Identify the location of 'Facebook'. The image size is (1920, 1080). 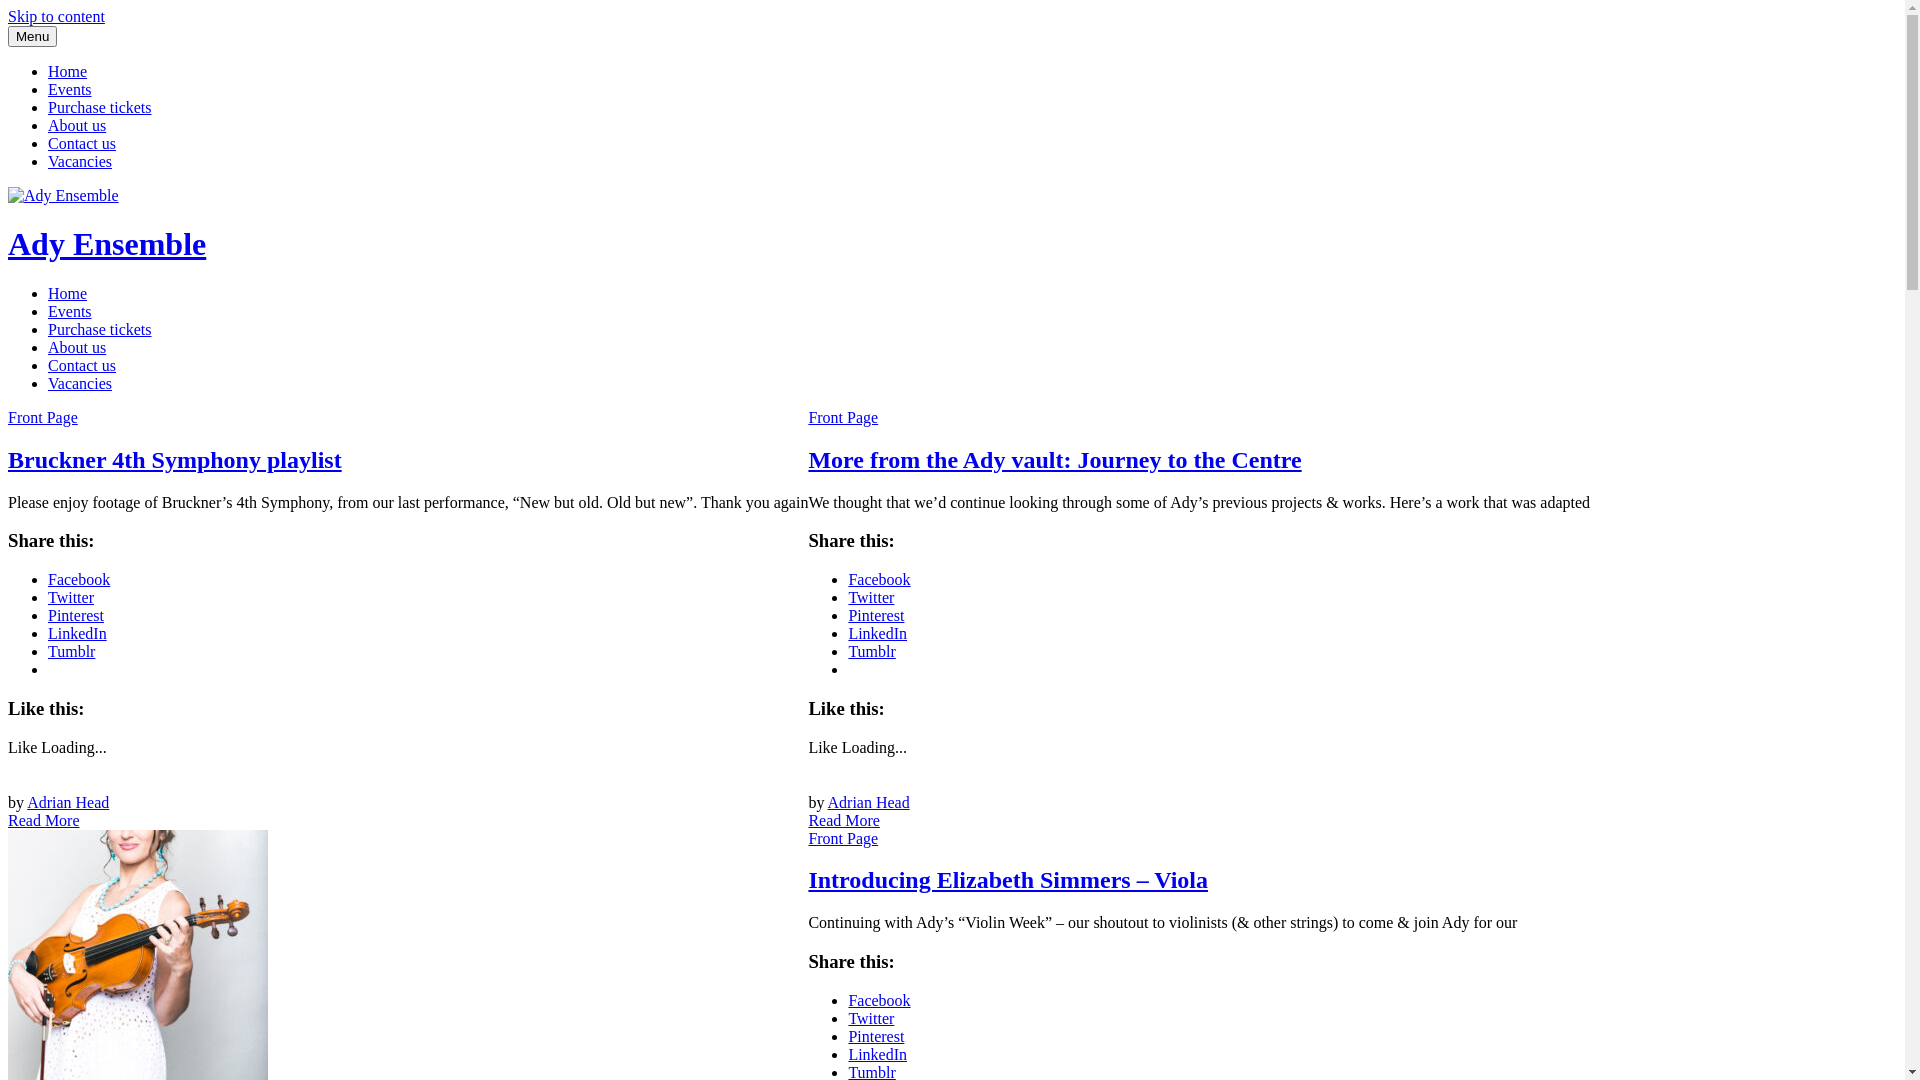
(848, 579).